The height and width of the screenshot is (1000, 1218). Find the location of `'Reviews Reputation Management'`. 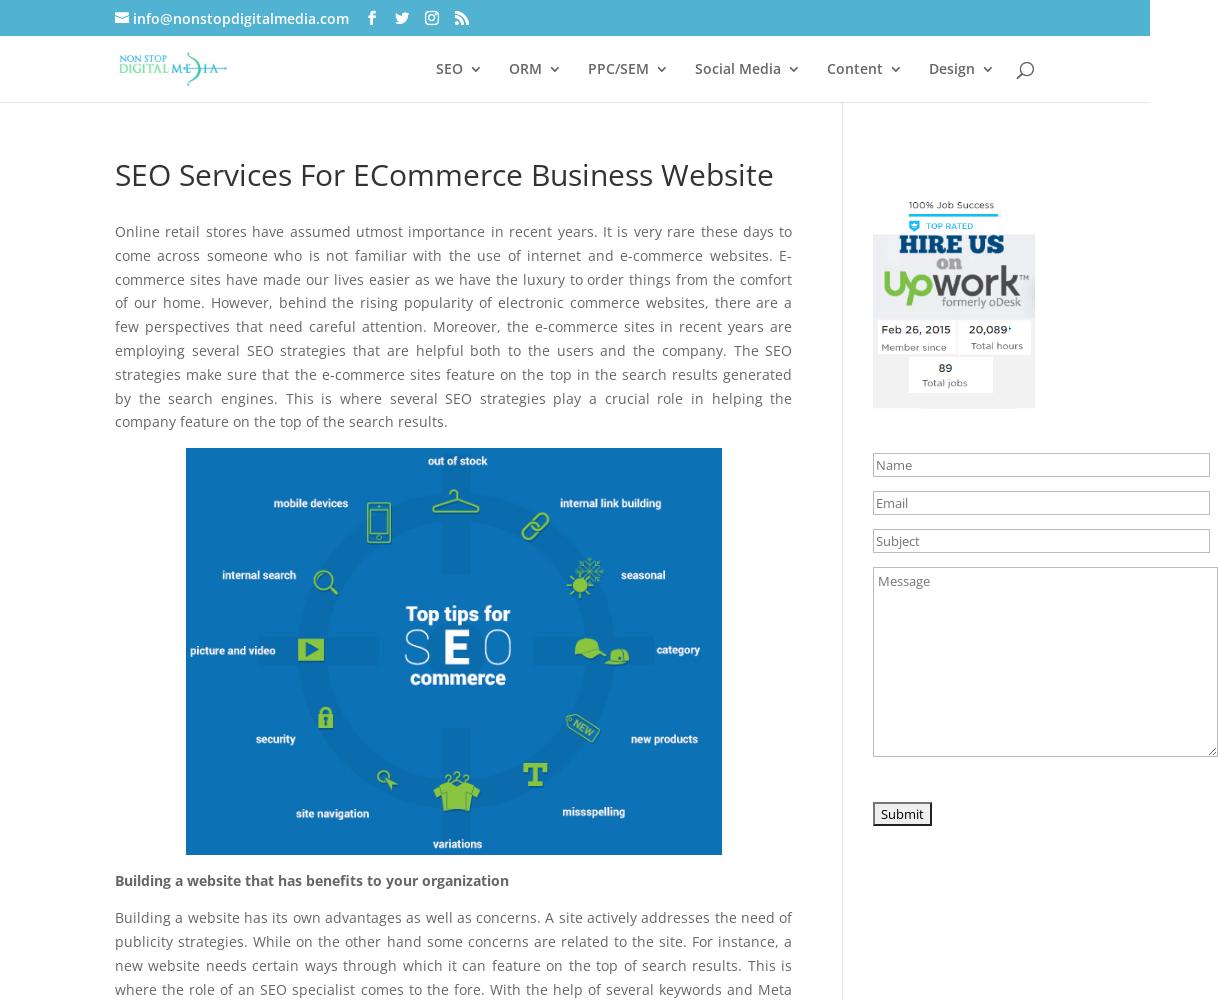

'Reviews Reputation Management' is located at coordinates (616, 497).